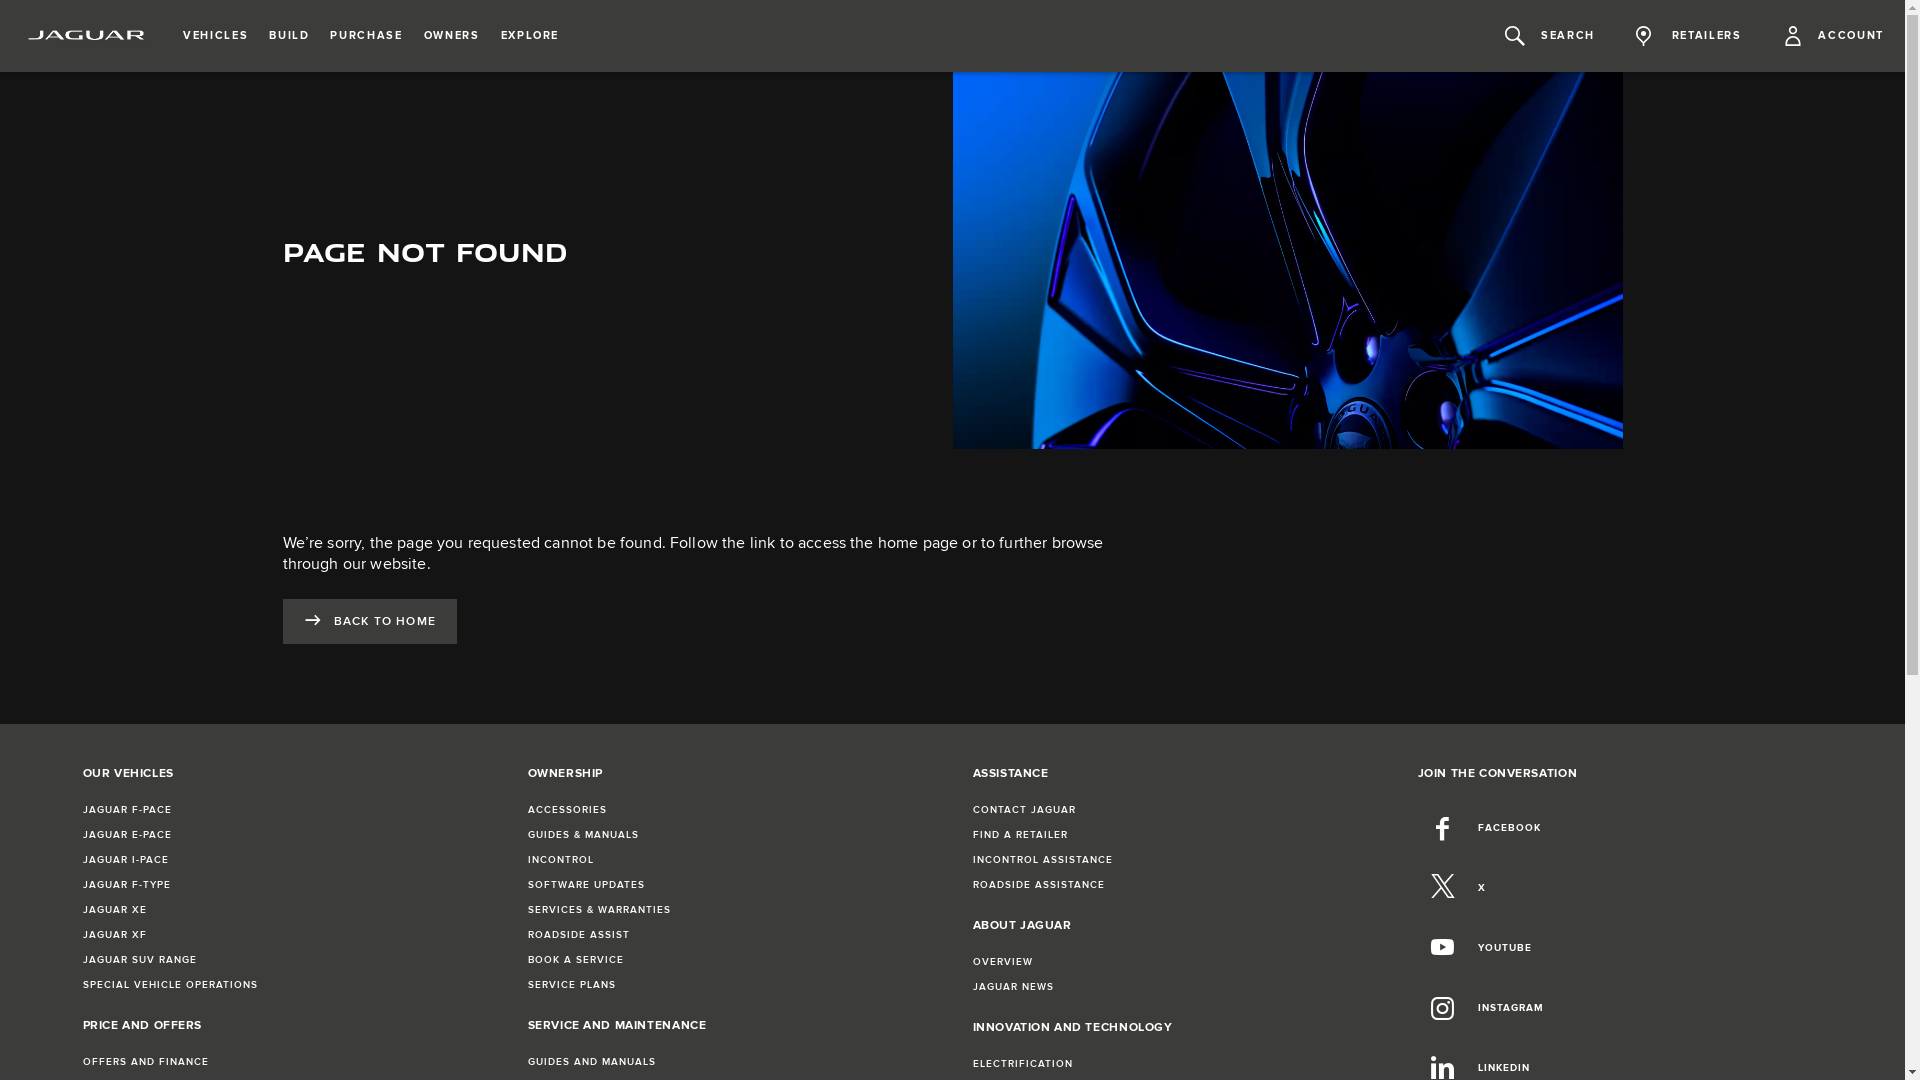  What do you see at coordinates (528, 983) in the screenshot?
I see `'SERVICE PLANS'` at bounding box center [528, 983].